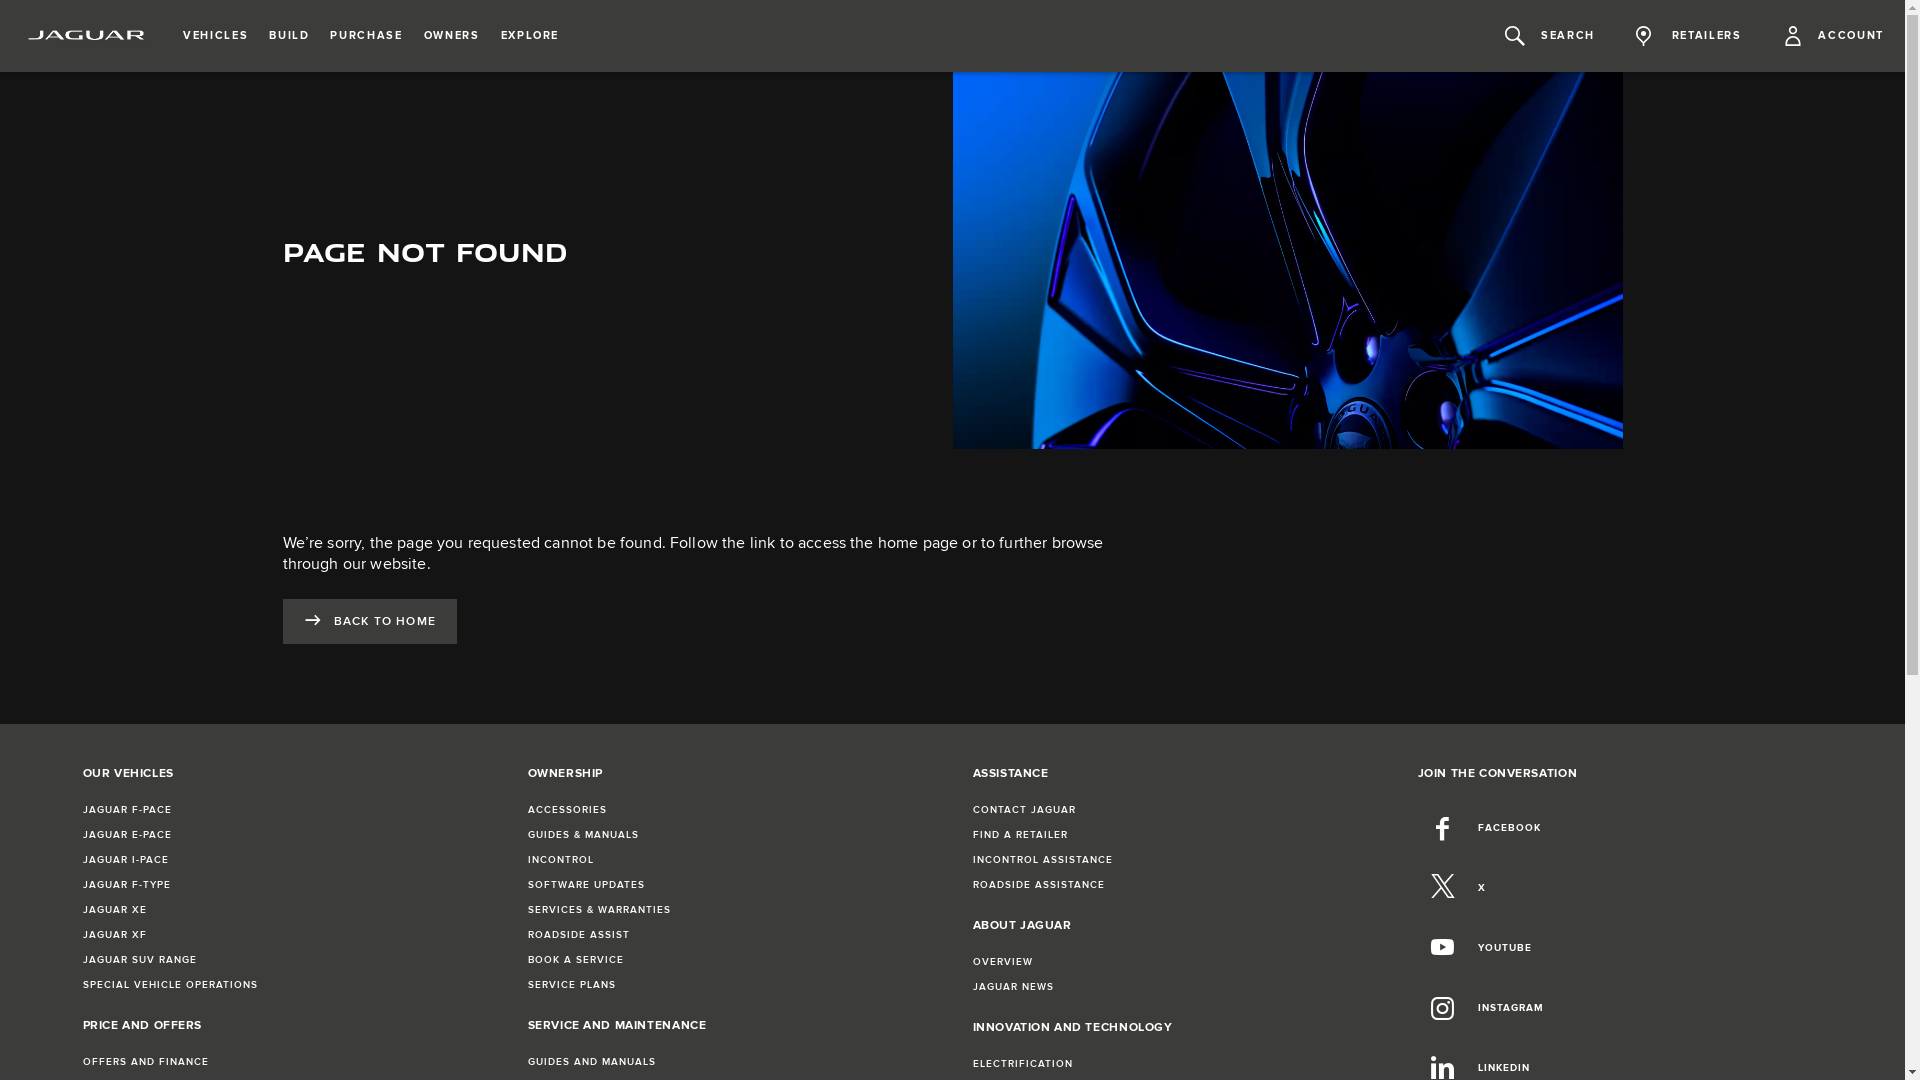  What do you see at coordinates (528, 983) in the screenshot?
I see `'SERVICE PLANS'` at bounding box center [528, 983].